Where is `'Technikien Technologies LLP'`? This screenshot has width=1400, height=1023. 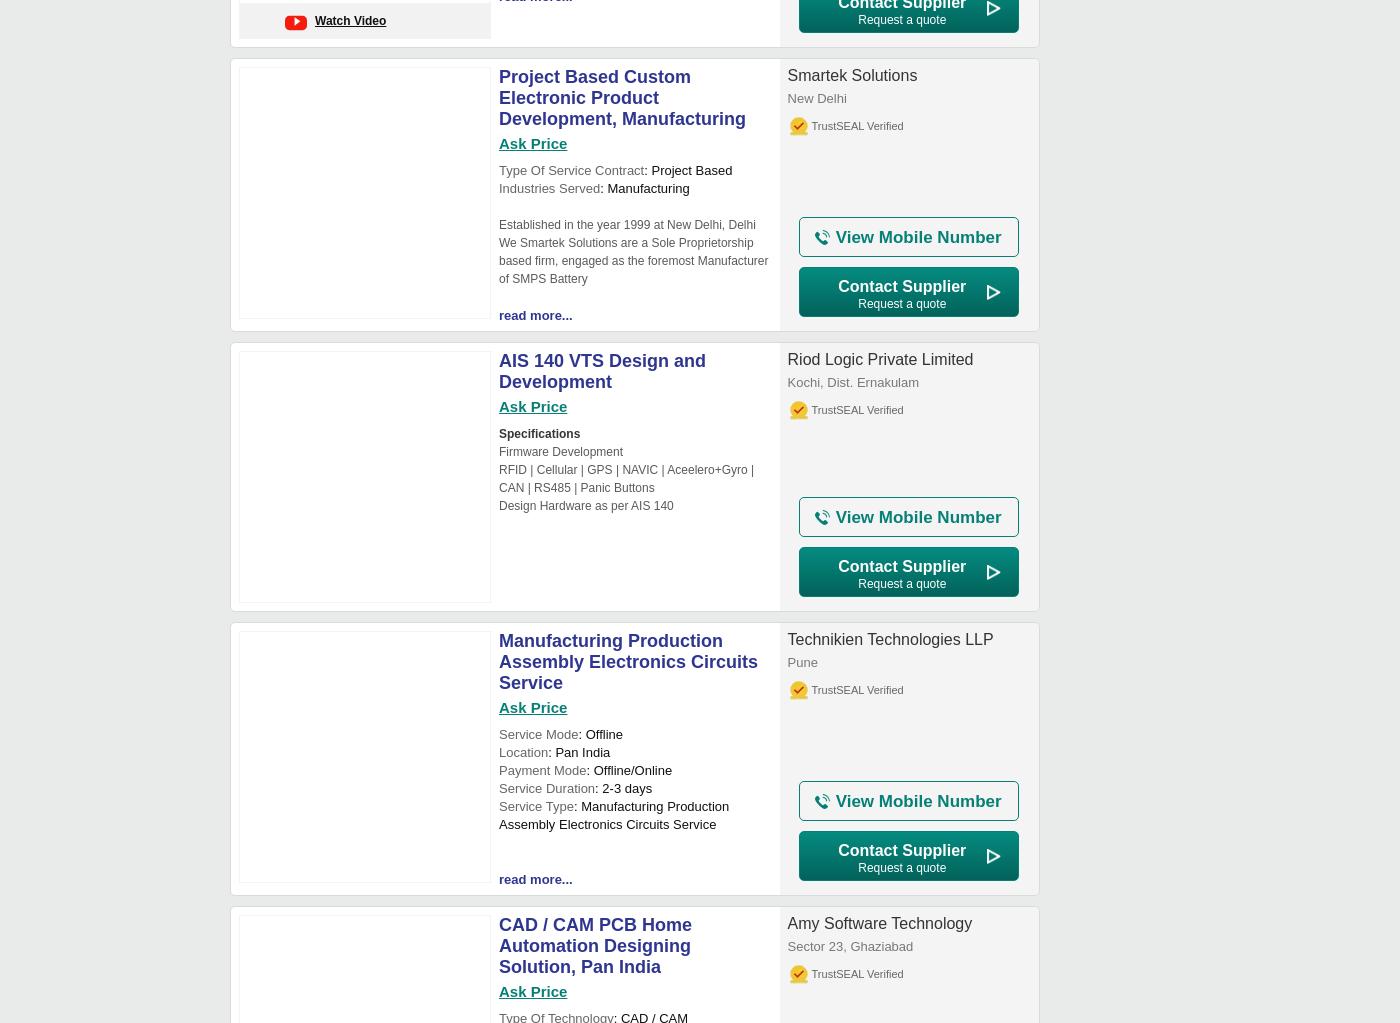
'Technikien Technologies LLP' is located at coordinates (889, 639).